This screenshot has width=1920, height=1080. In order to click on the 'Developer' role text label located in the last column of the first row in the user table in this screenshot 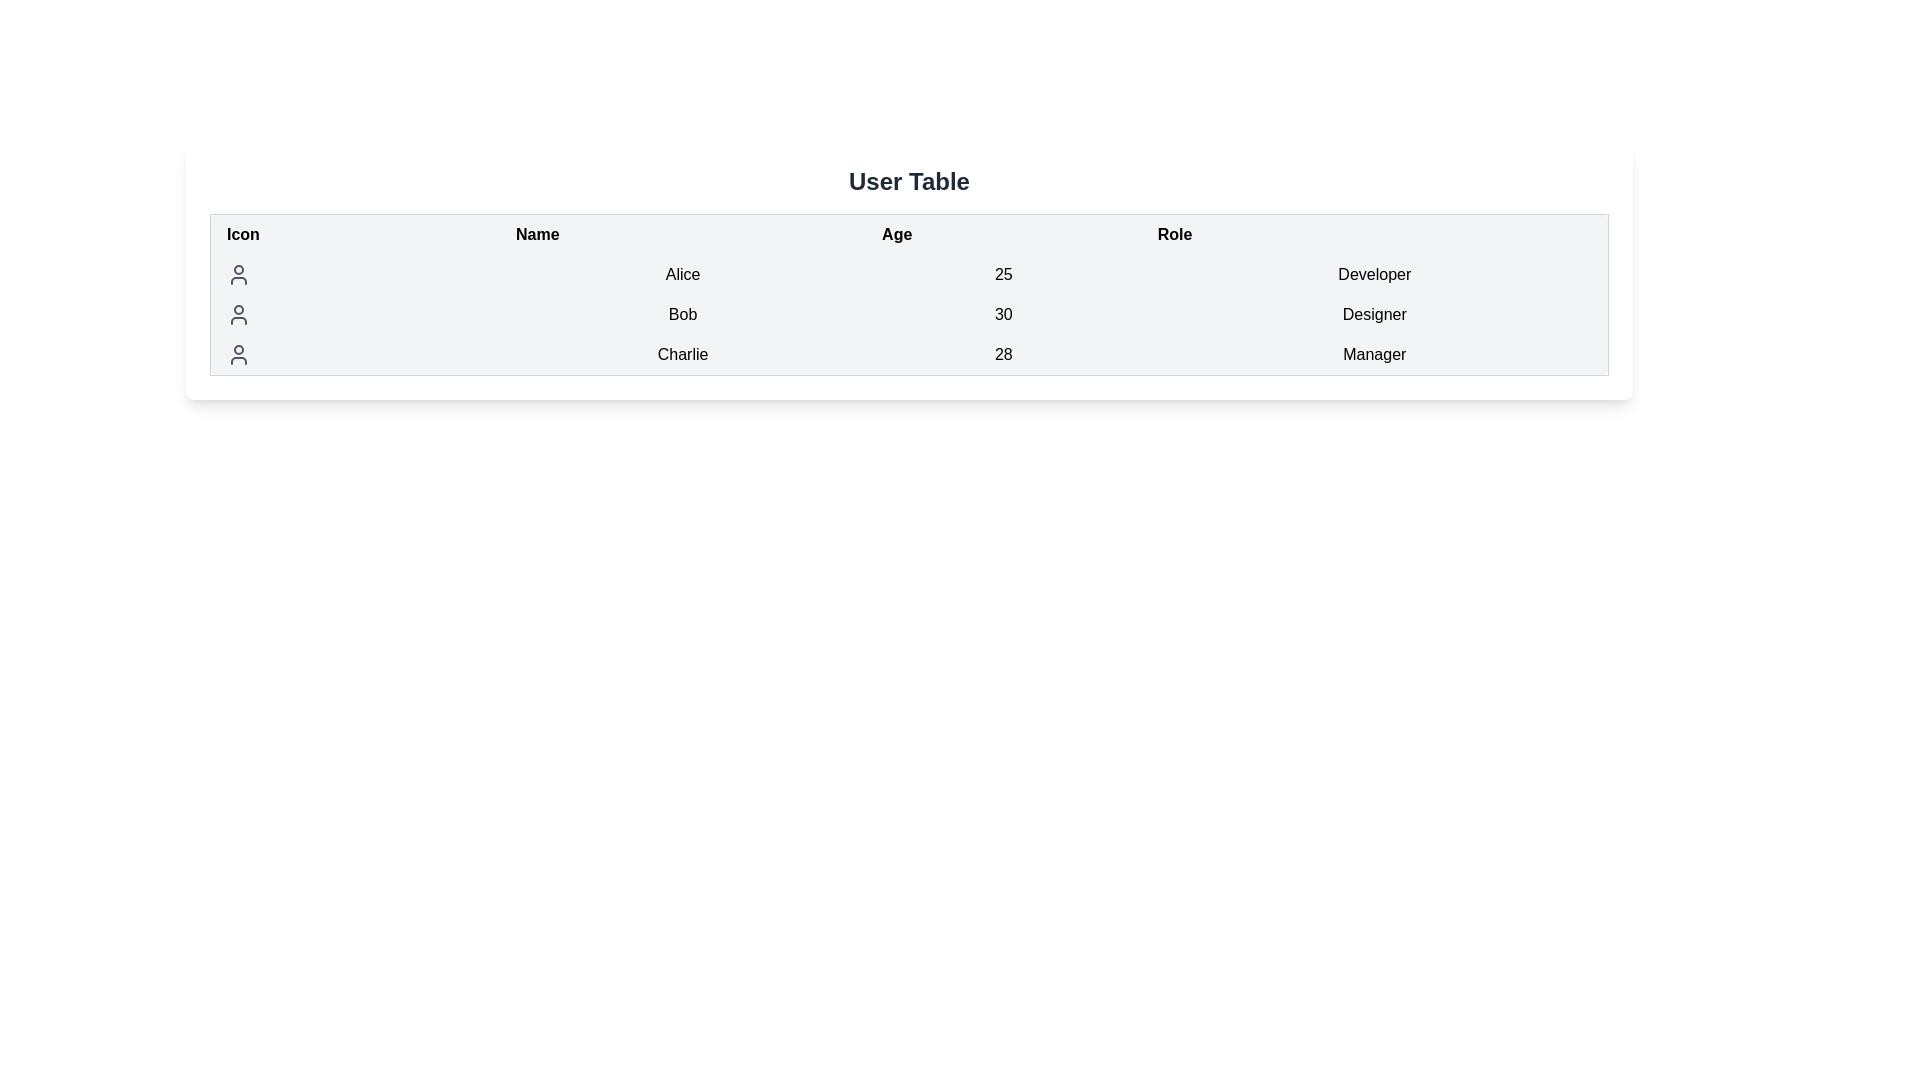, I will do `click(1374, 274)`.